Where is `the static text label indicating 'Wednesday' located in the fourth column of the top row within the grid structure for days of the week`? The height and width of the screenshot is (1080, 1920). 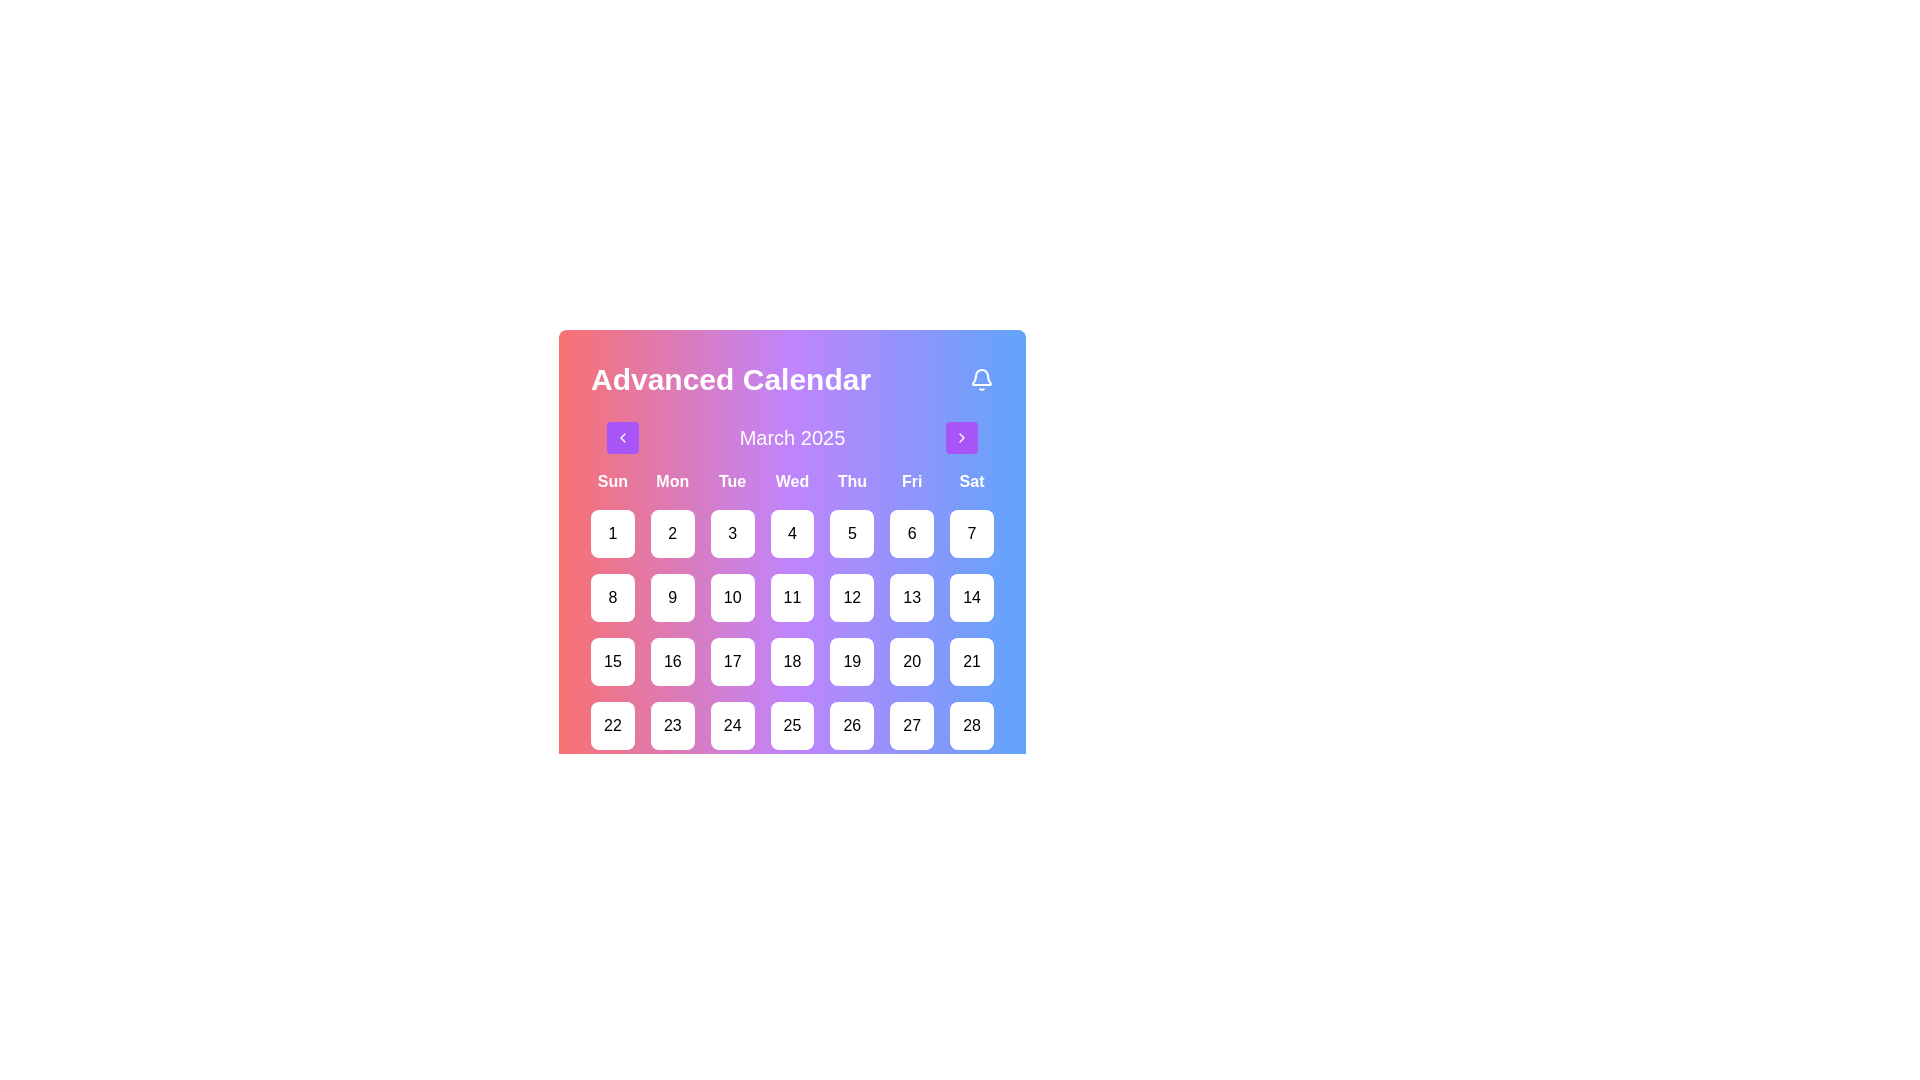 the static text label indicating 'Wednesday' located in the fourth column of the top row within the grid structure for days of the week is located at coordinates (791, 482).